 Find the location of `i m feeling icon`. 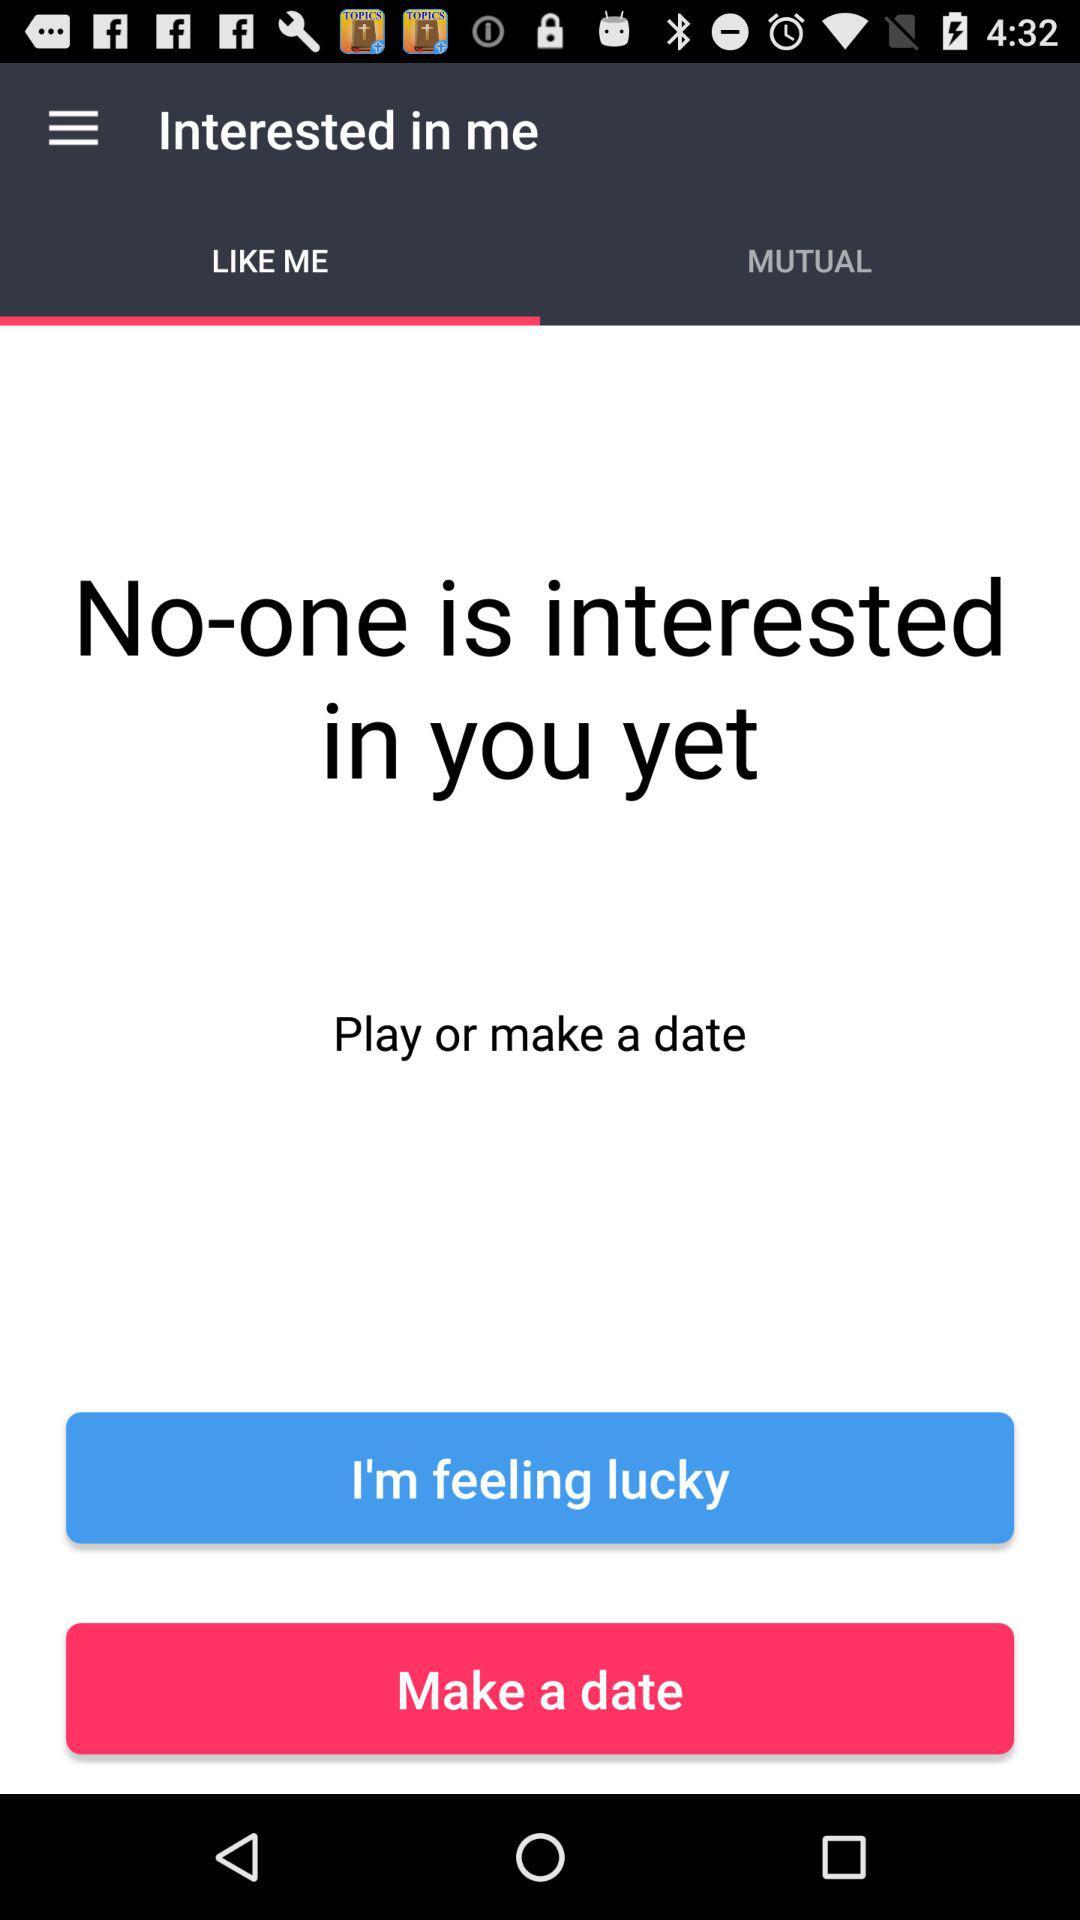

i m feeling icon is located at coordinates (540, 1477).